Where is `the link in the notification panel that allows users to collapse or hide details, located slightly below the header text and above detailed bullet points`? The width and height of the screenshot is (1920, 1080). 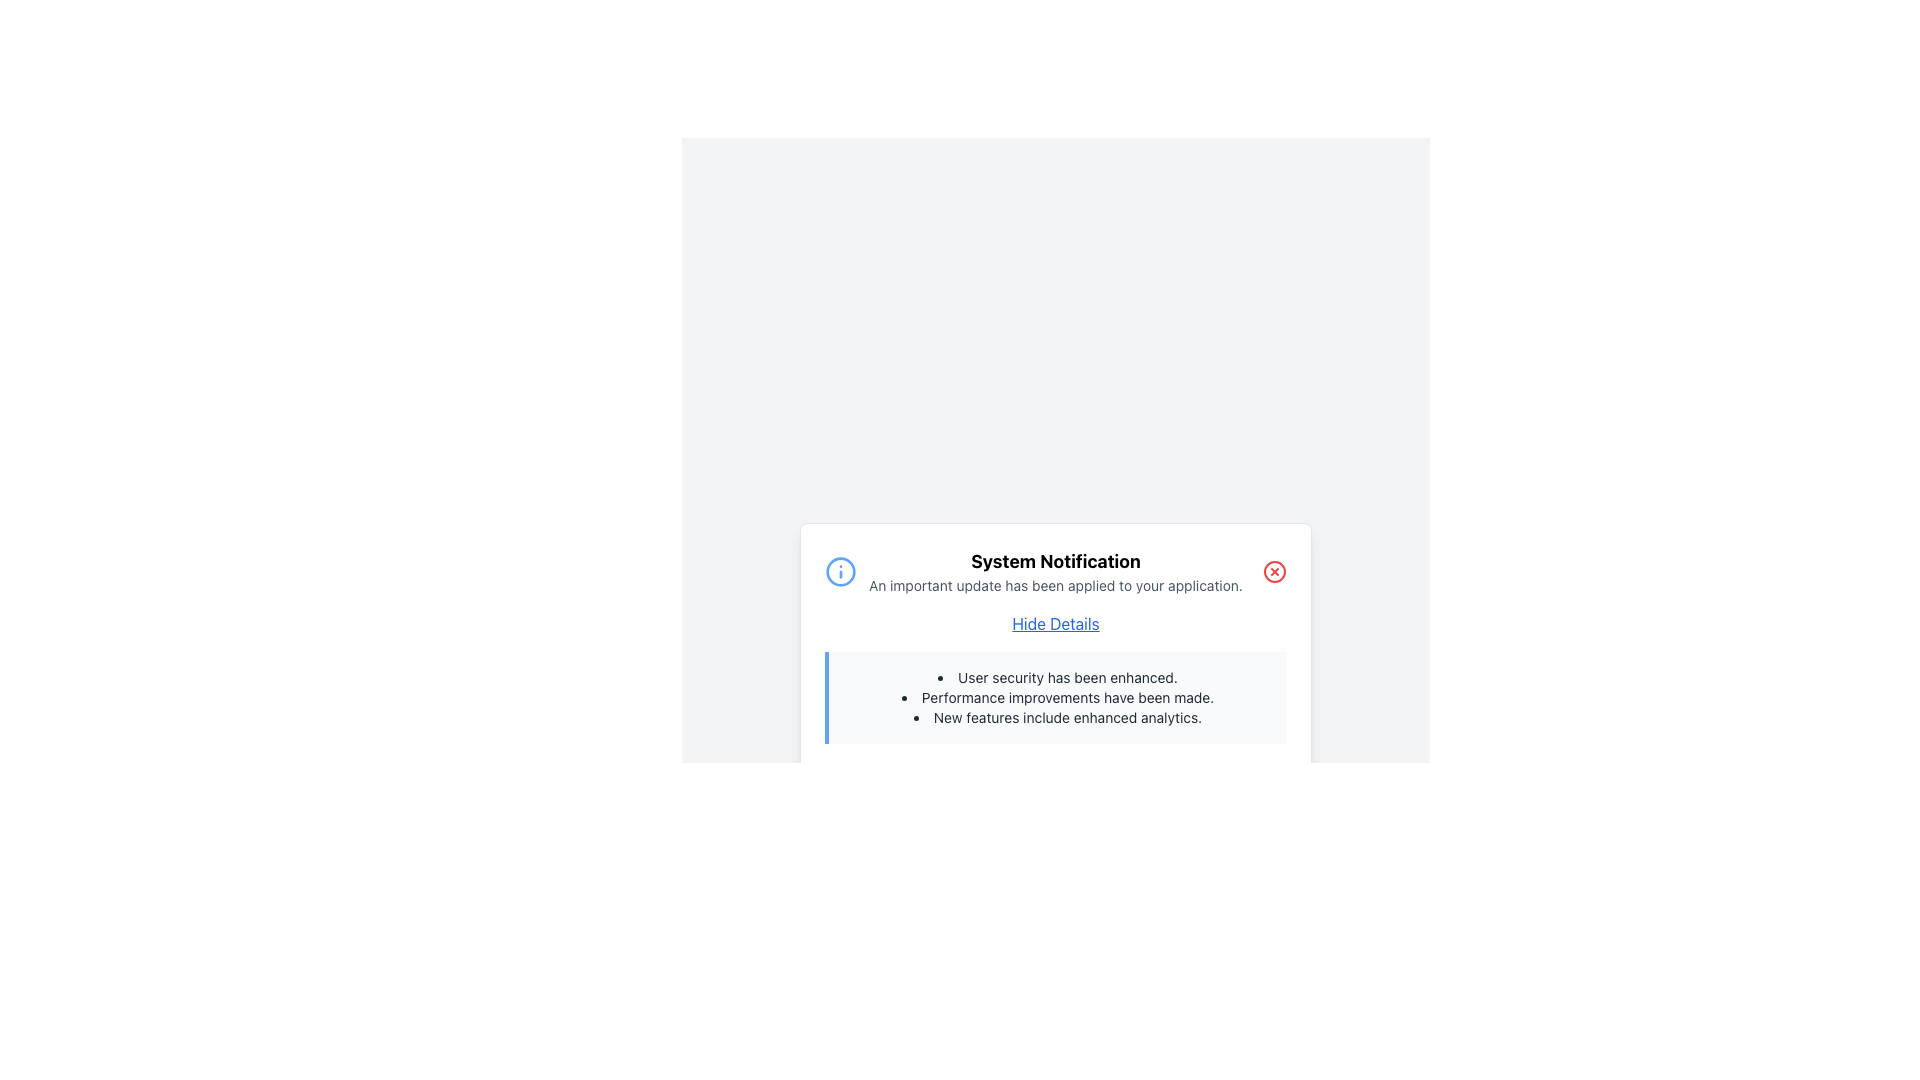
the link in the notification panel that allows users to collapse or hide details, located slightly below the header text and above detailed bullet points is located at coordinates (1055, 623).